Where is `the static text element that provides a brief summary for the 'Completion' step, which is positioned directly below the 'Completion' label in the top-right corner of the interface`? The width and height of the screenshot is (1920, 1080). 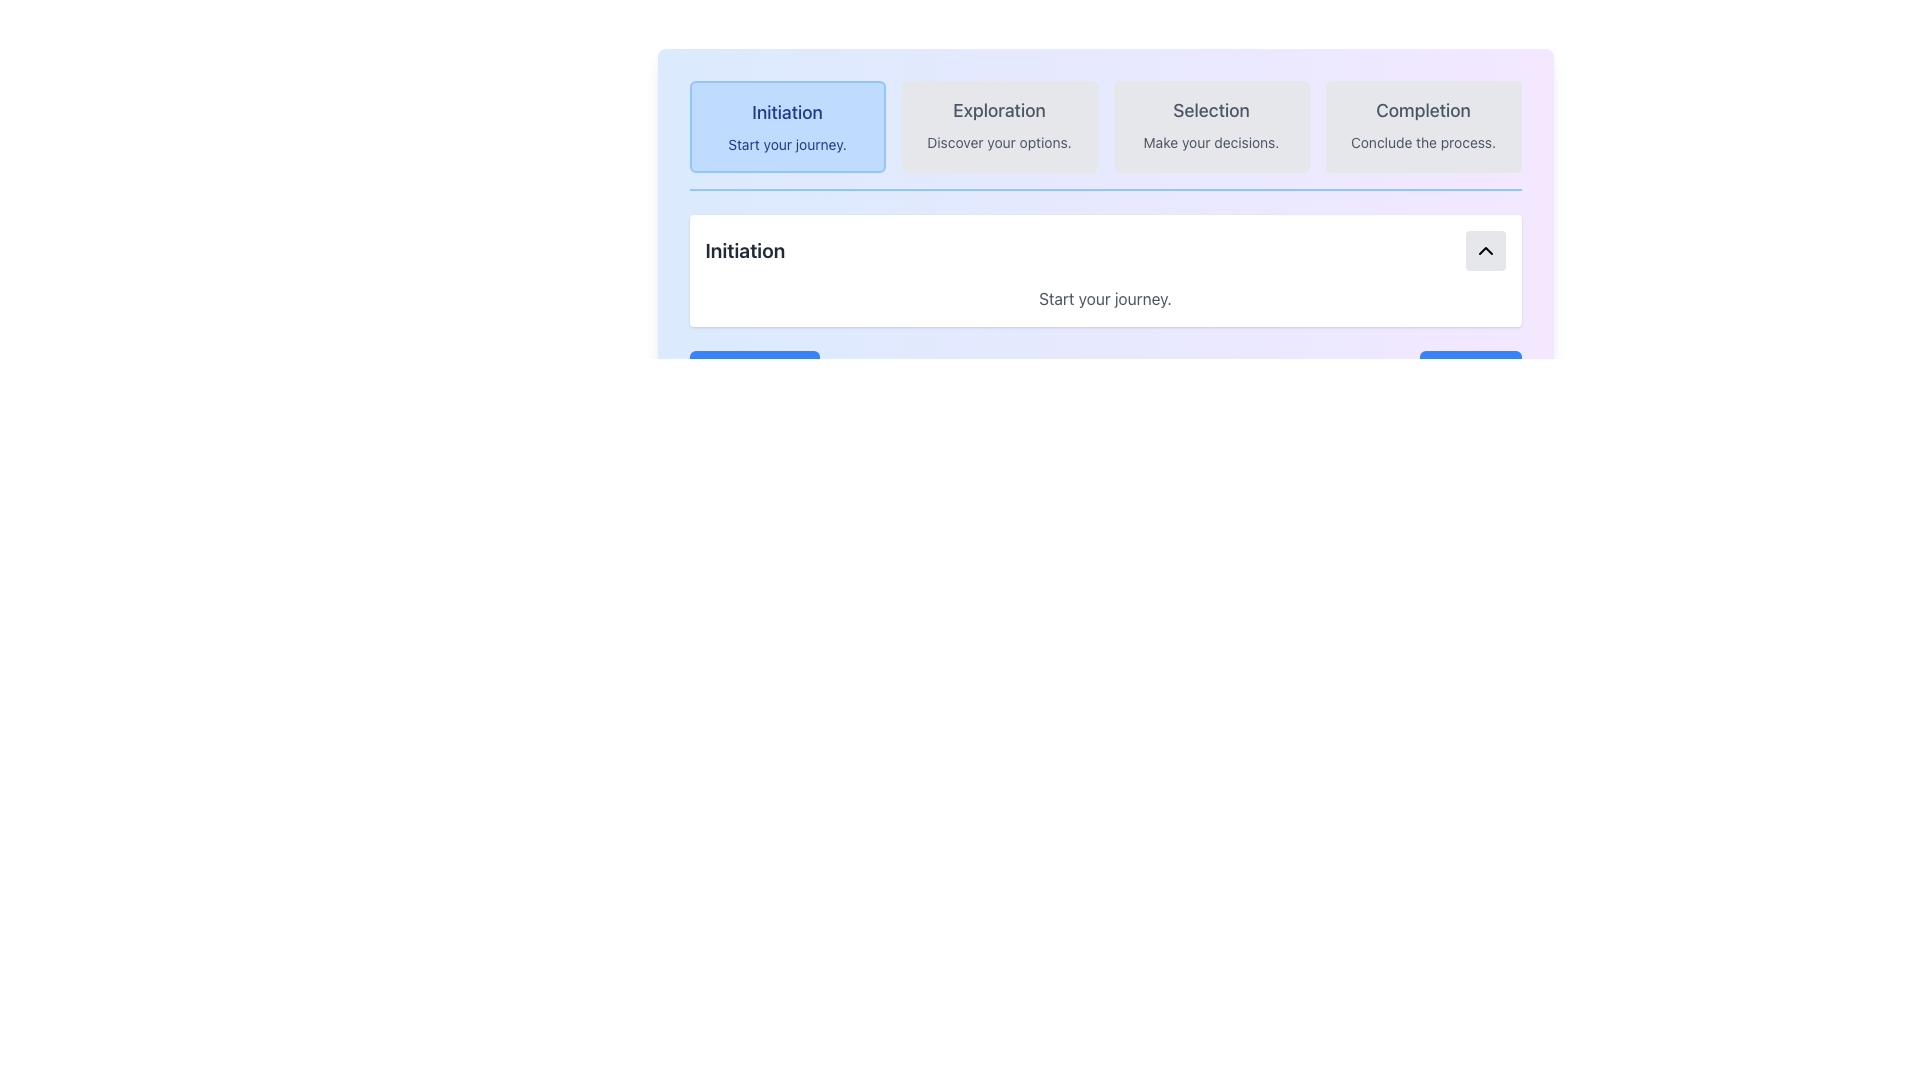 the static text element that provides a brief summary for the 'Completion' step, which is positioned directly below the 'Completion' label in the top-right corner of the interface is located at coordinates (1422, 141).